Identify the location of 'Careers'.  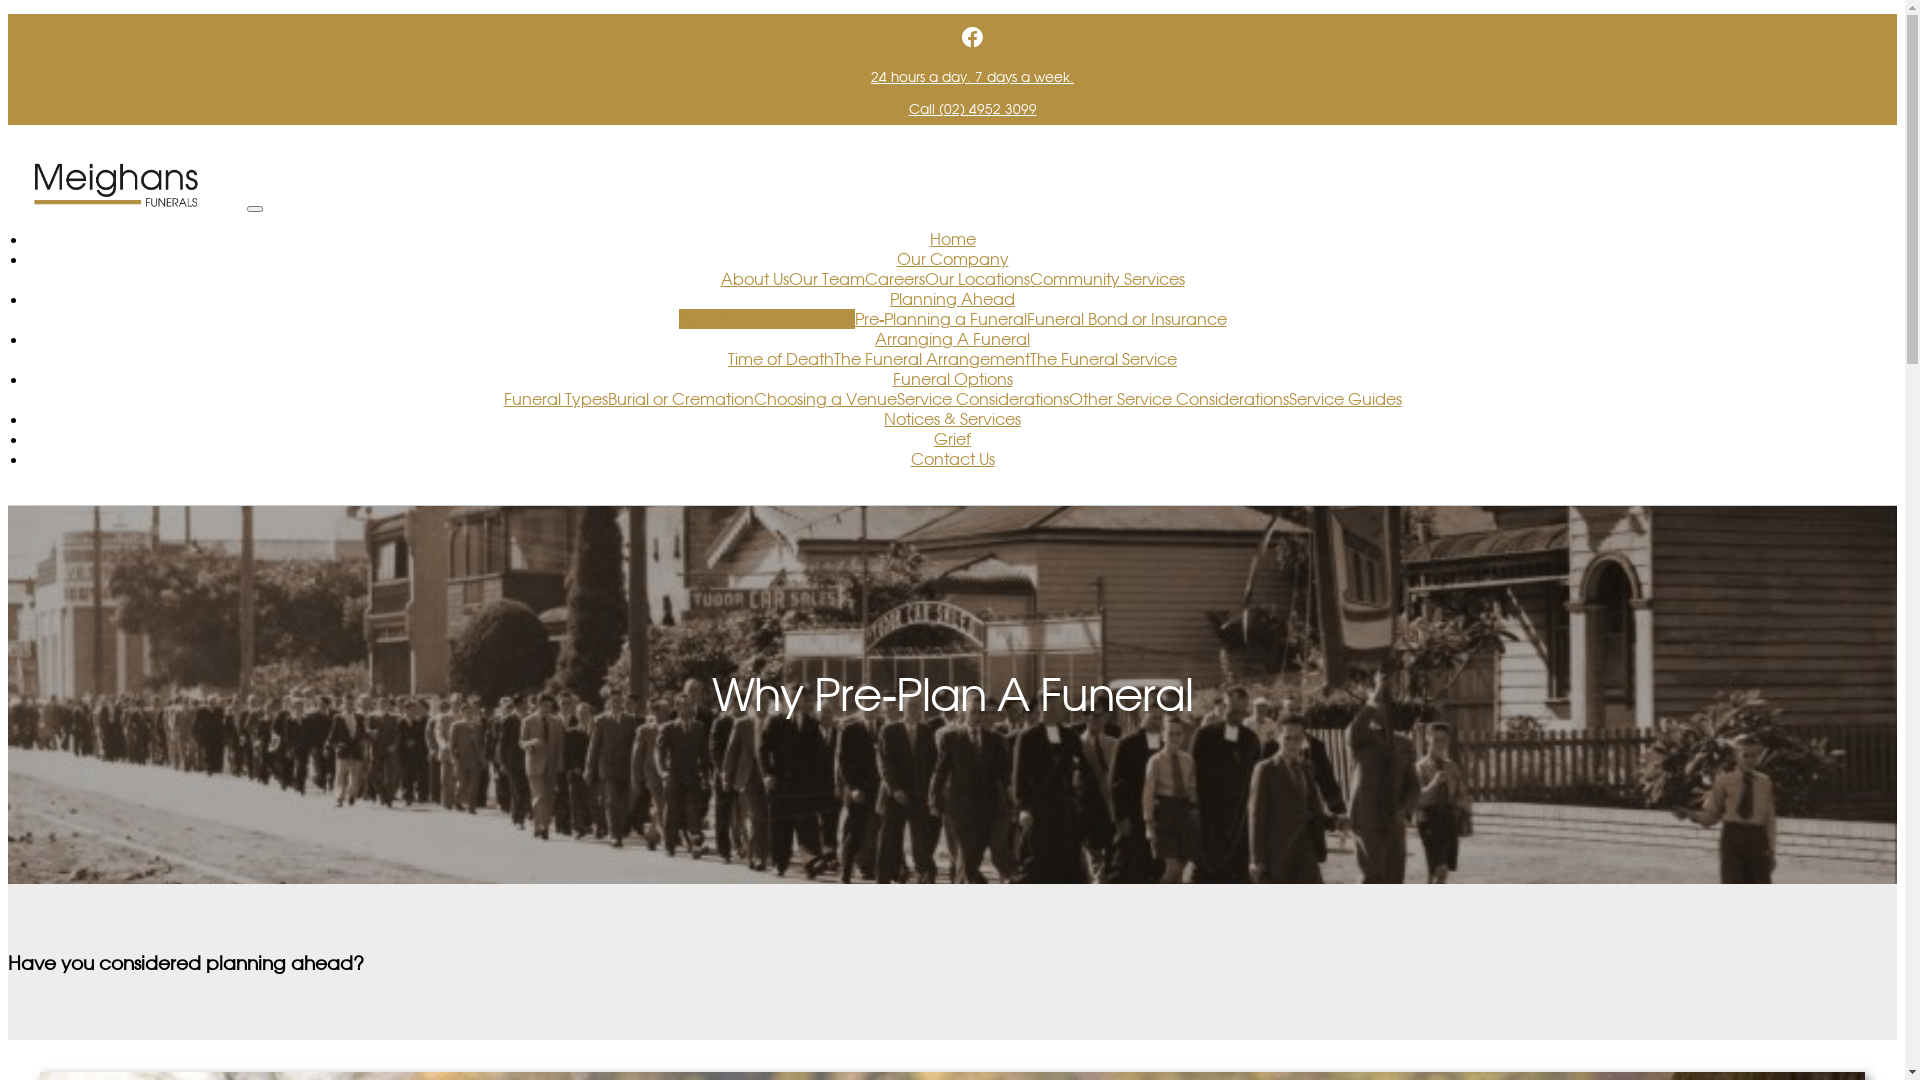
(892, 278).